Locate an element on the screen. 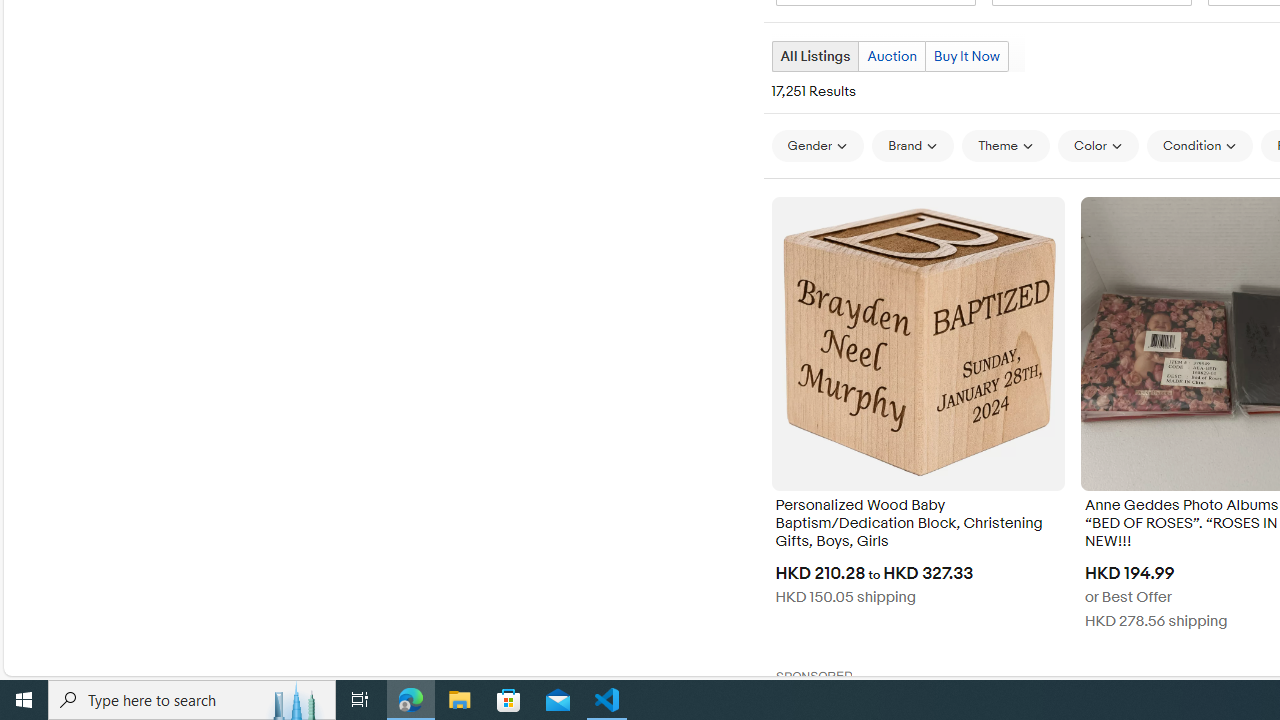  'Color' is located at coordinates (1097, 144).